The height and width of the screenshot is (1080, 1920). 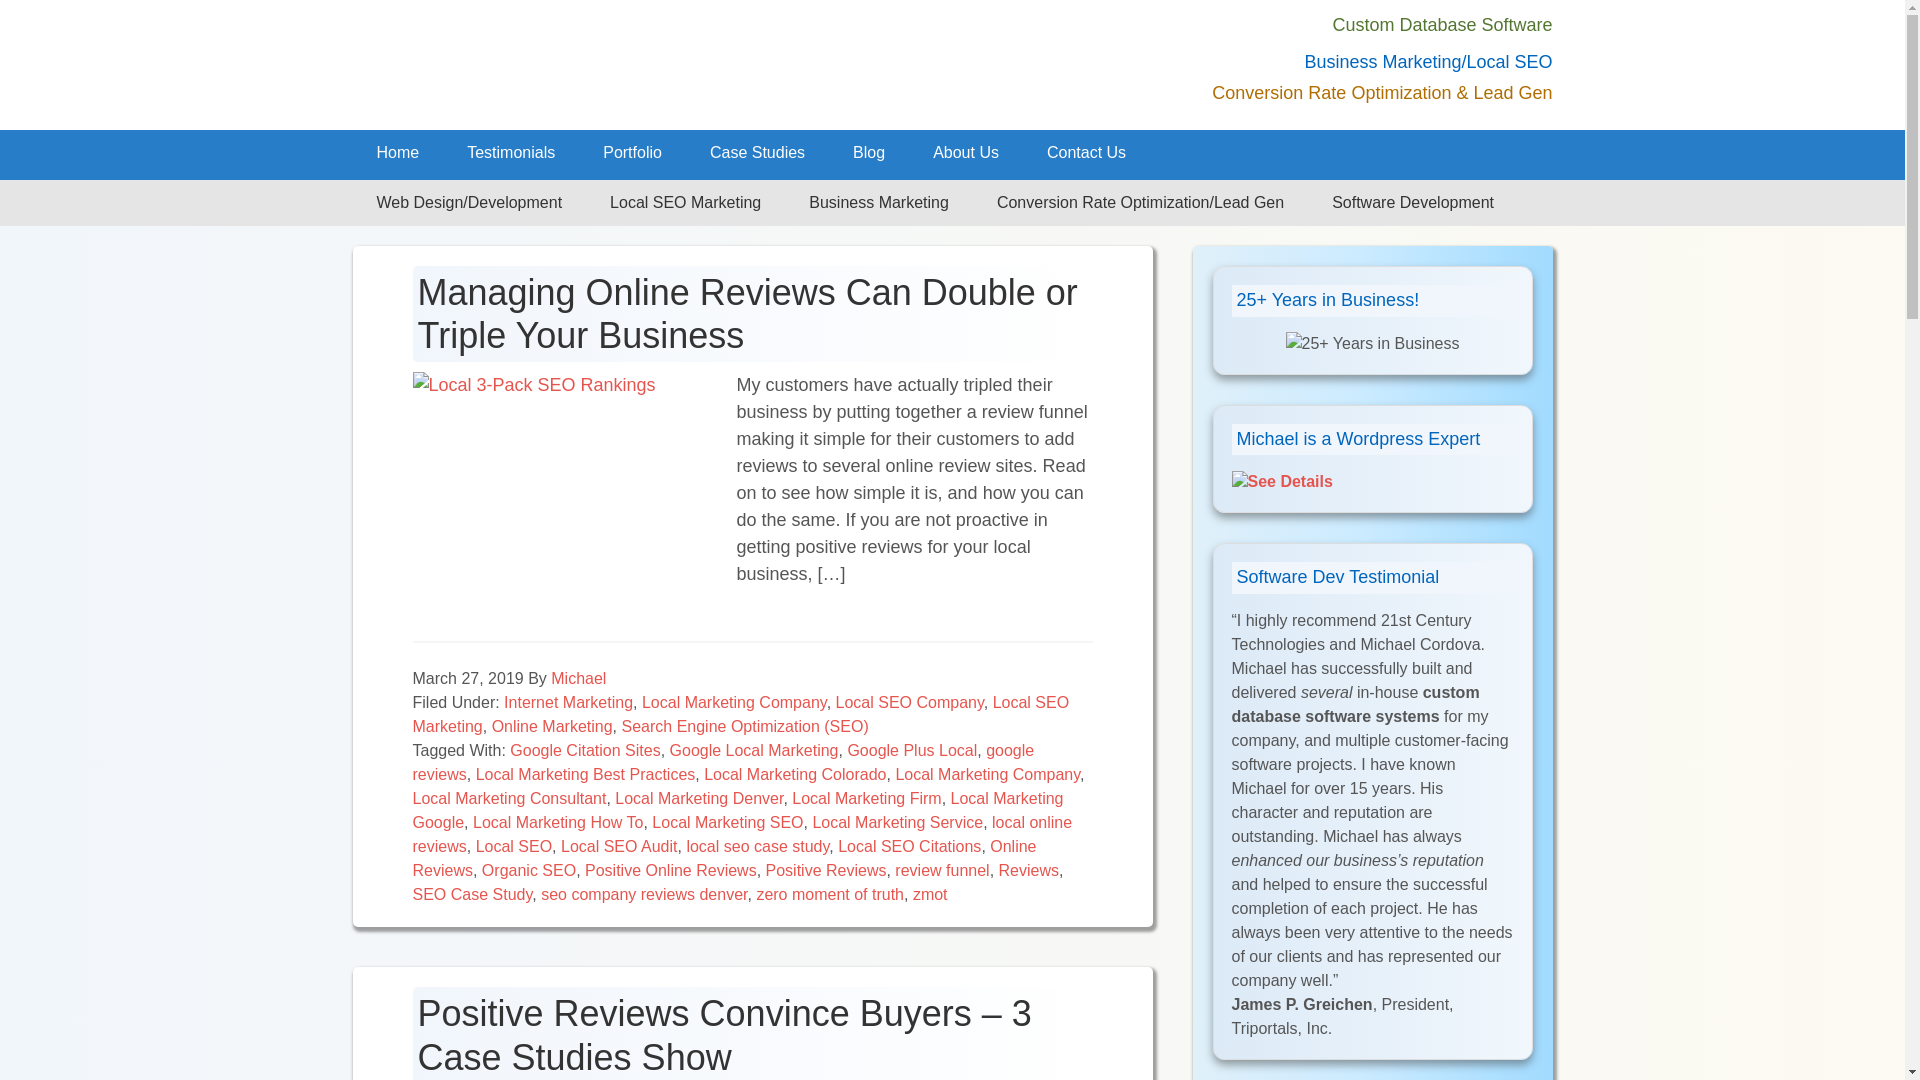 I want to click on 'Local Marketing Firm', so click(x=866, y=797).